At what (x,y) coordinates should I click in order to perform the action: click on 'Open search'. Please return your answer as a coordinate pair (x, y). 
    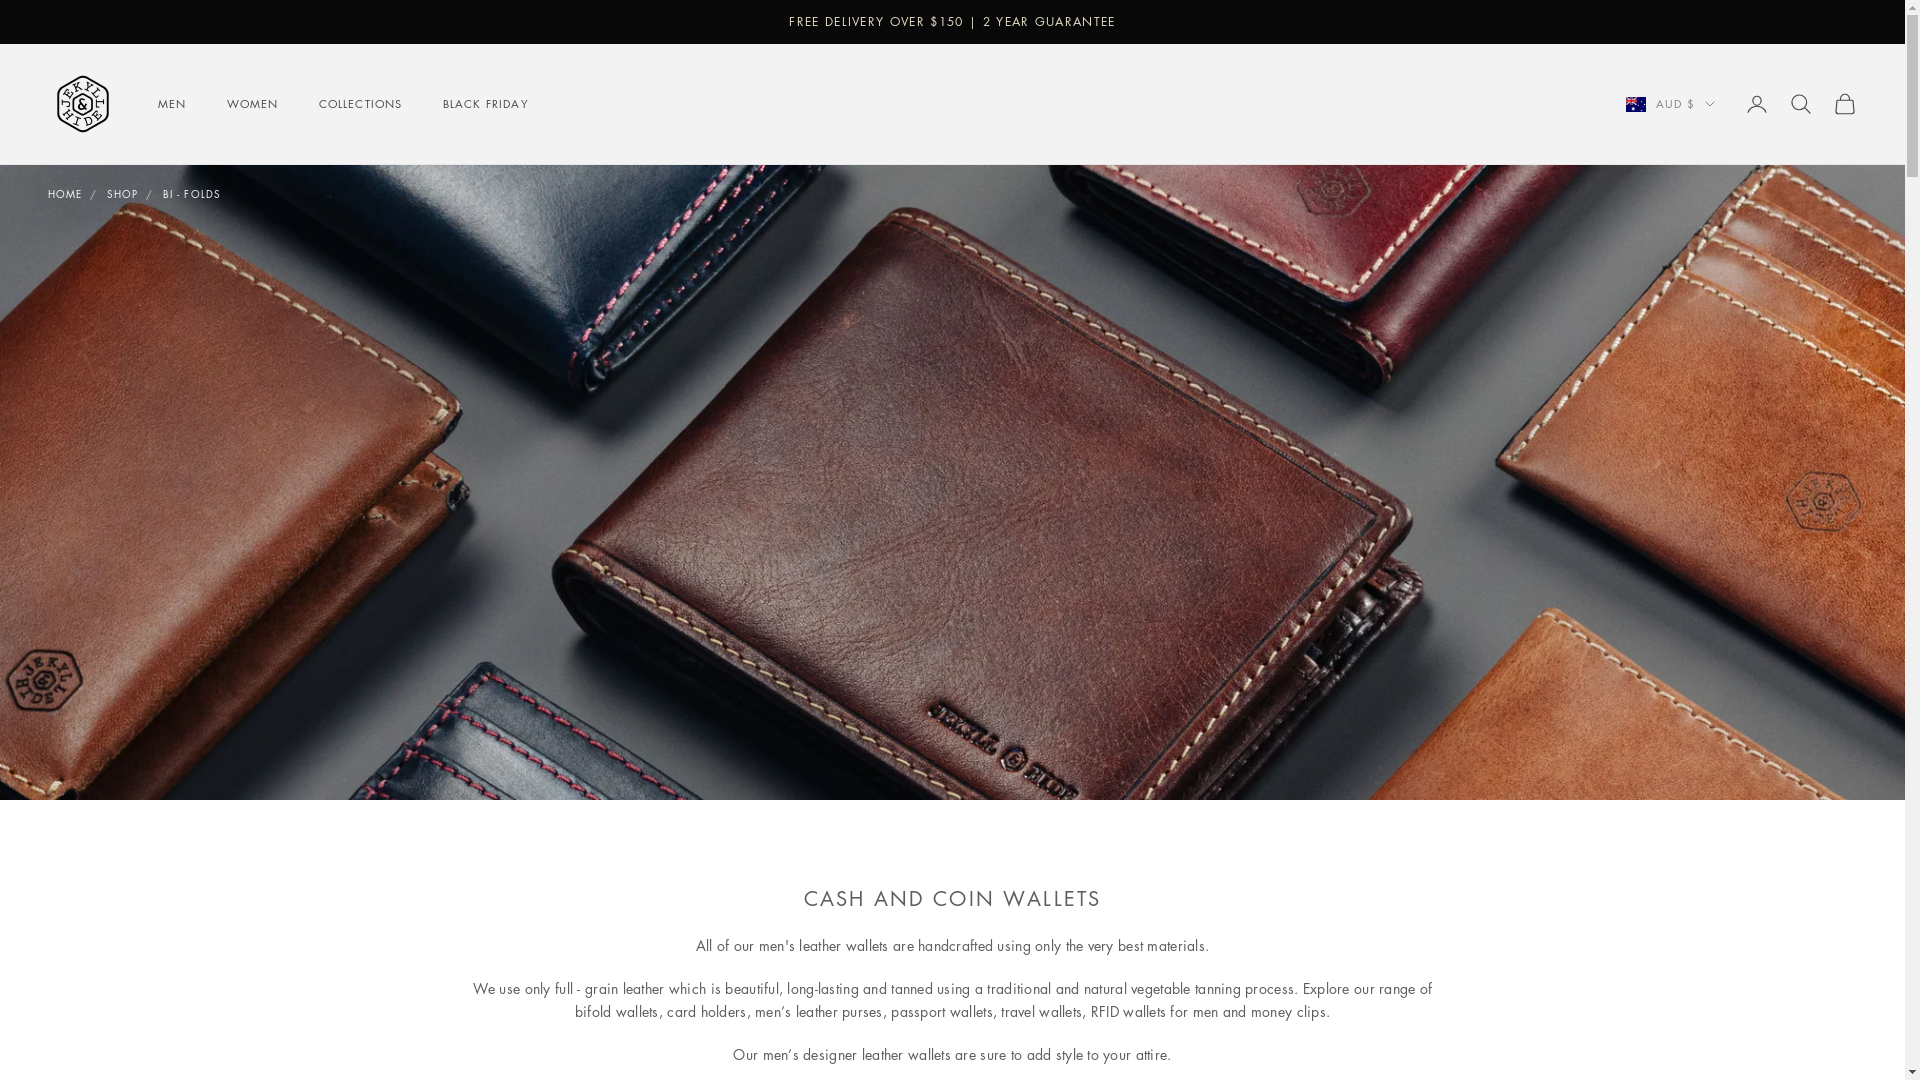
    Looking at the image, I should click on (1800, 104).